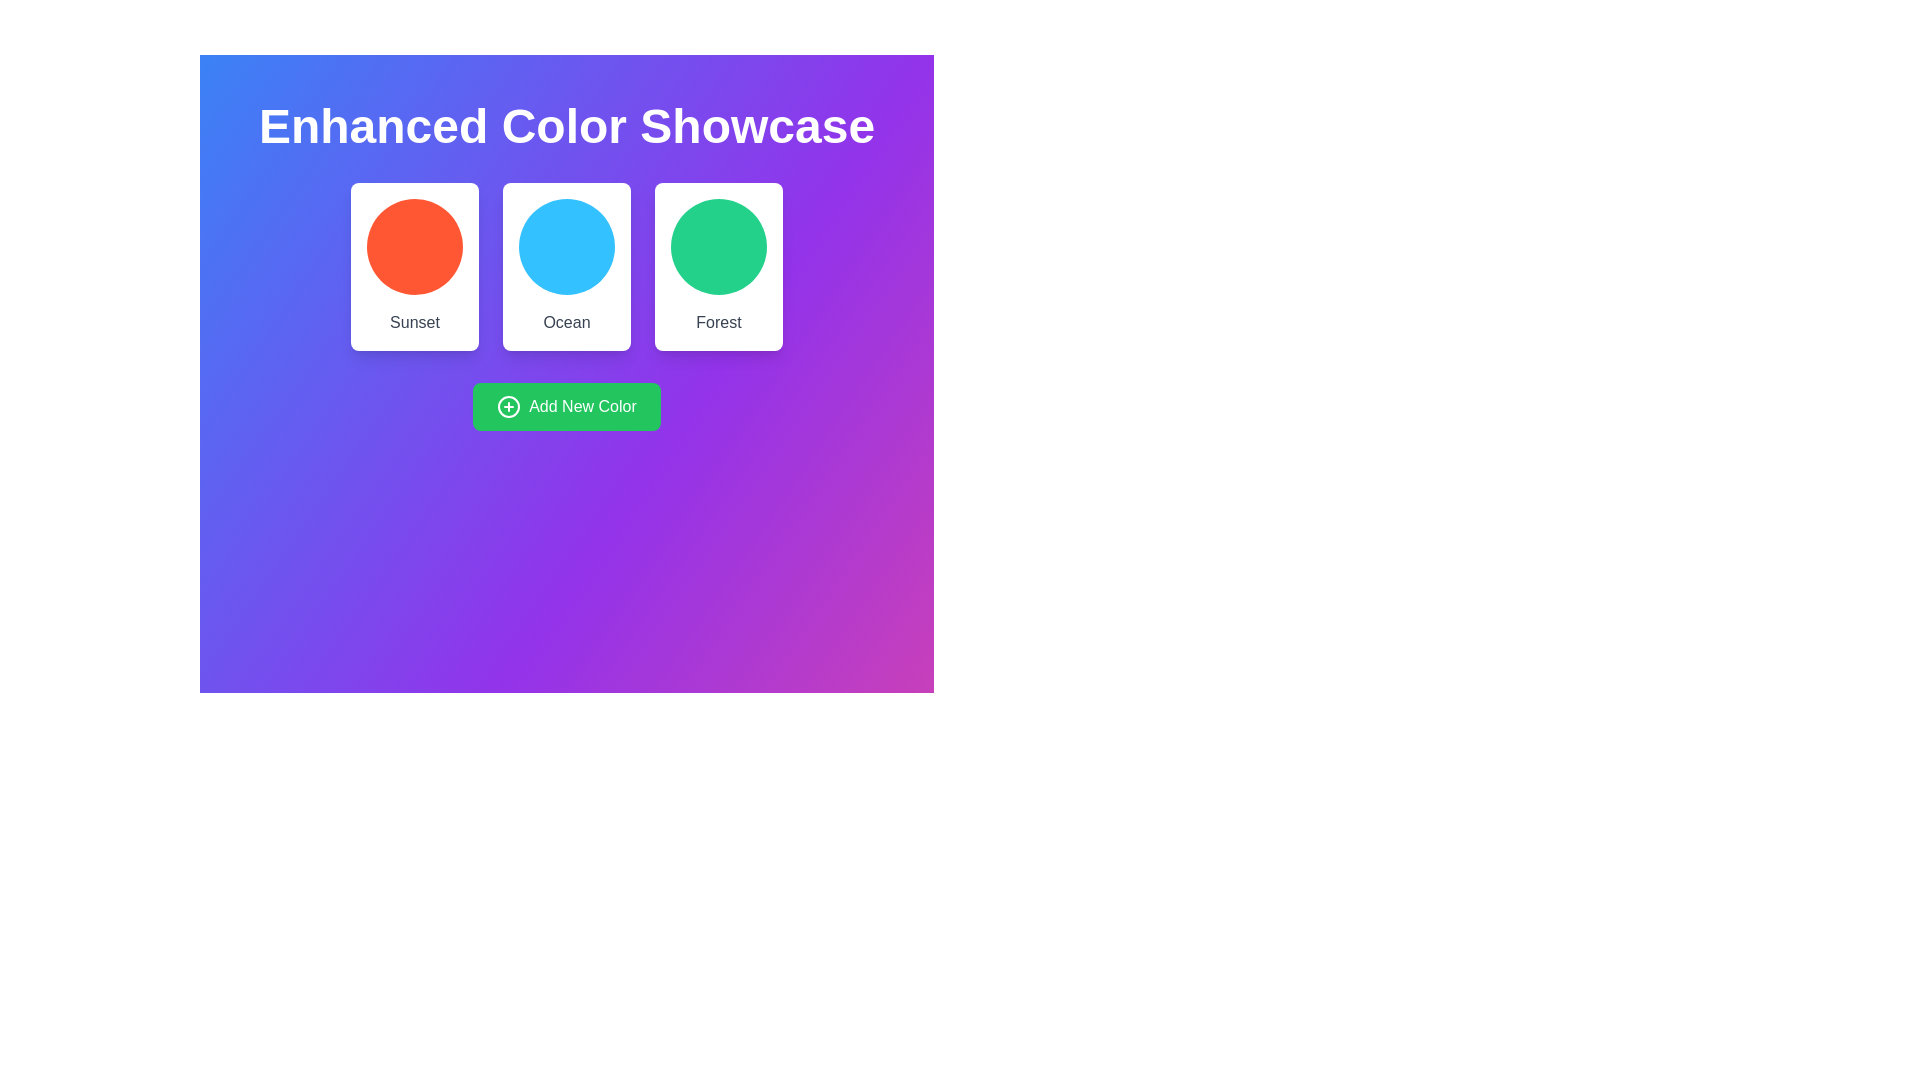  Describe the element at coordinates (565, 406) in the screenshot. I see `the green rectangular button labeled 'Add New Color'` at that location.